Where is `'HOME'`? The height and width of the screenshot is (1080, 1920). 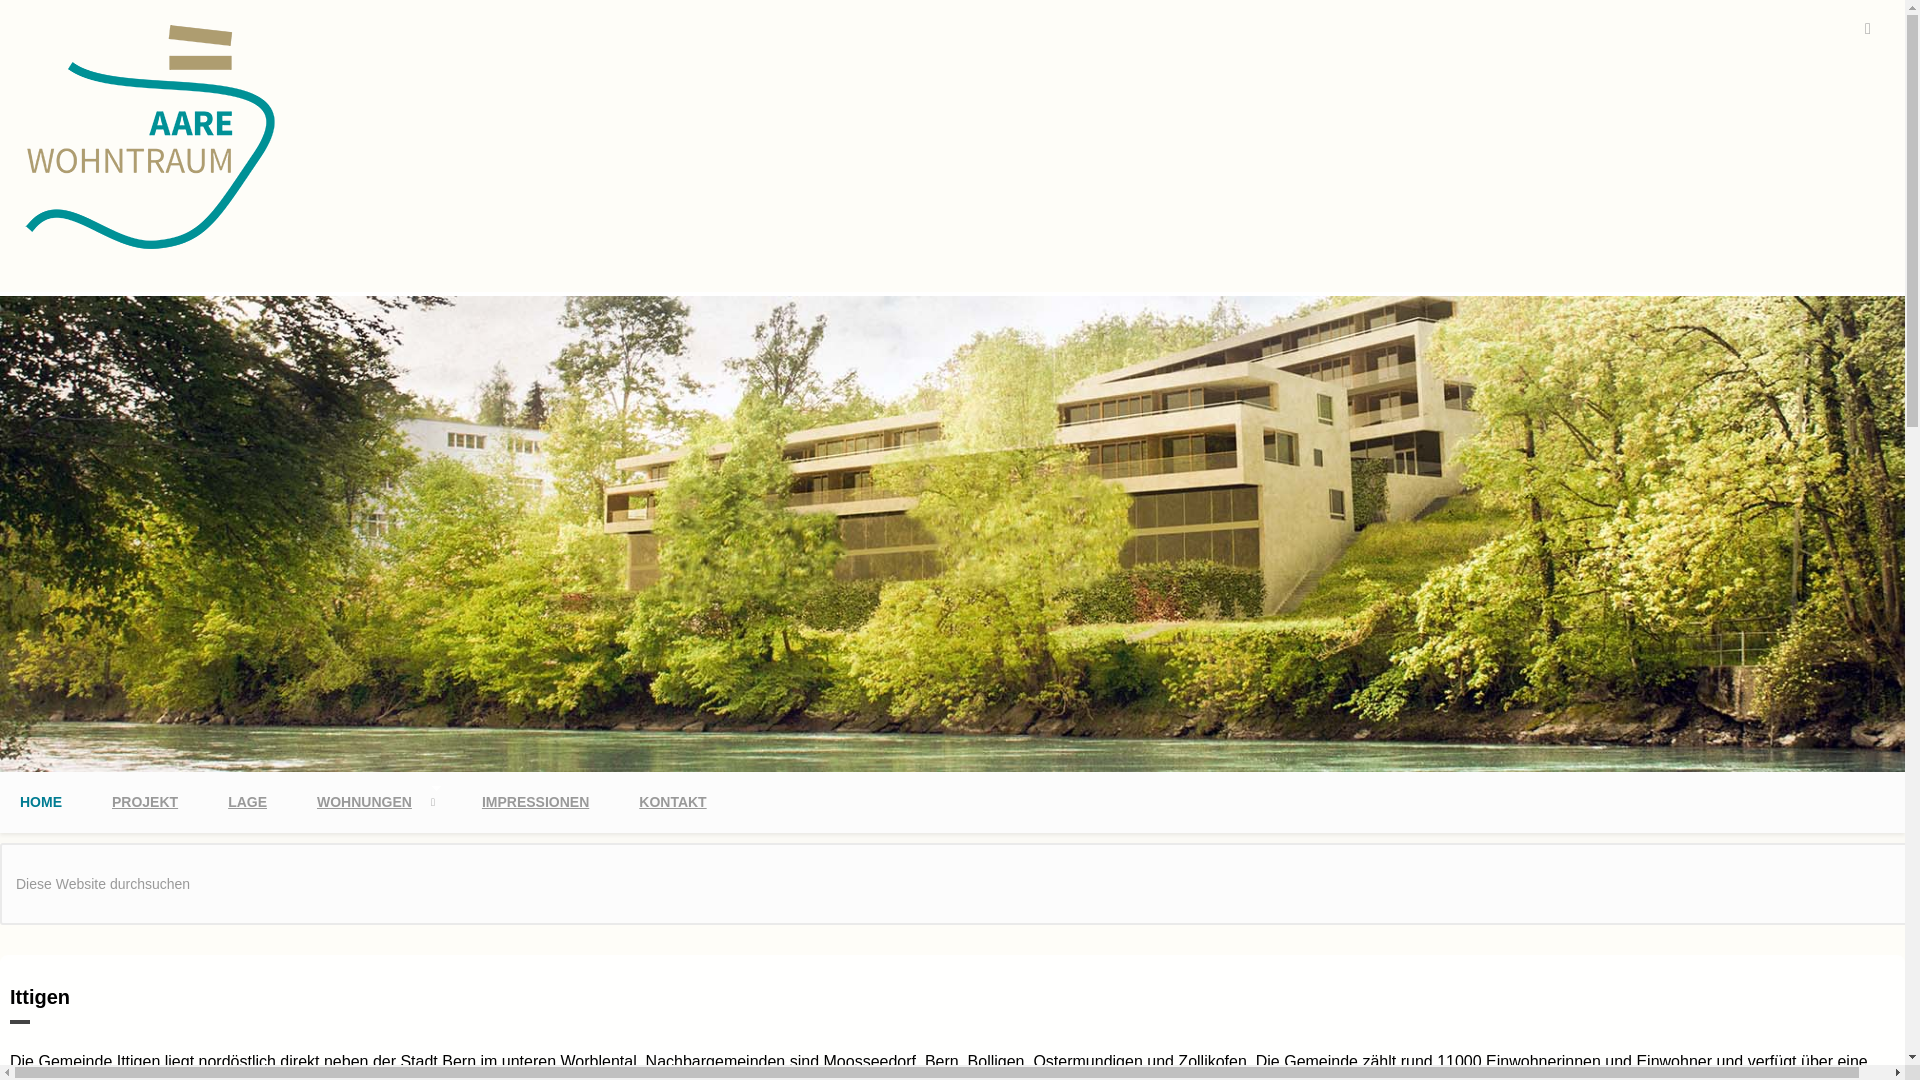
'HOME' is located at coordinates (41, 801).